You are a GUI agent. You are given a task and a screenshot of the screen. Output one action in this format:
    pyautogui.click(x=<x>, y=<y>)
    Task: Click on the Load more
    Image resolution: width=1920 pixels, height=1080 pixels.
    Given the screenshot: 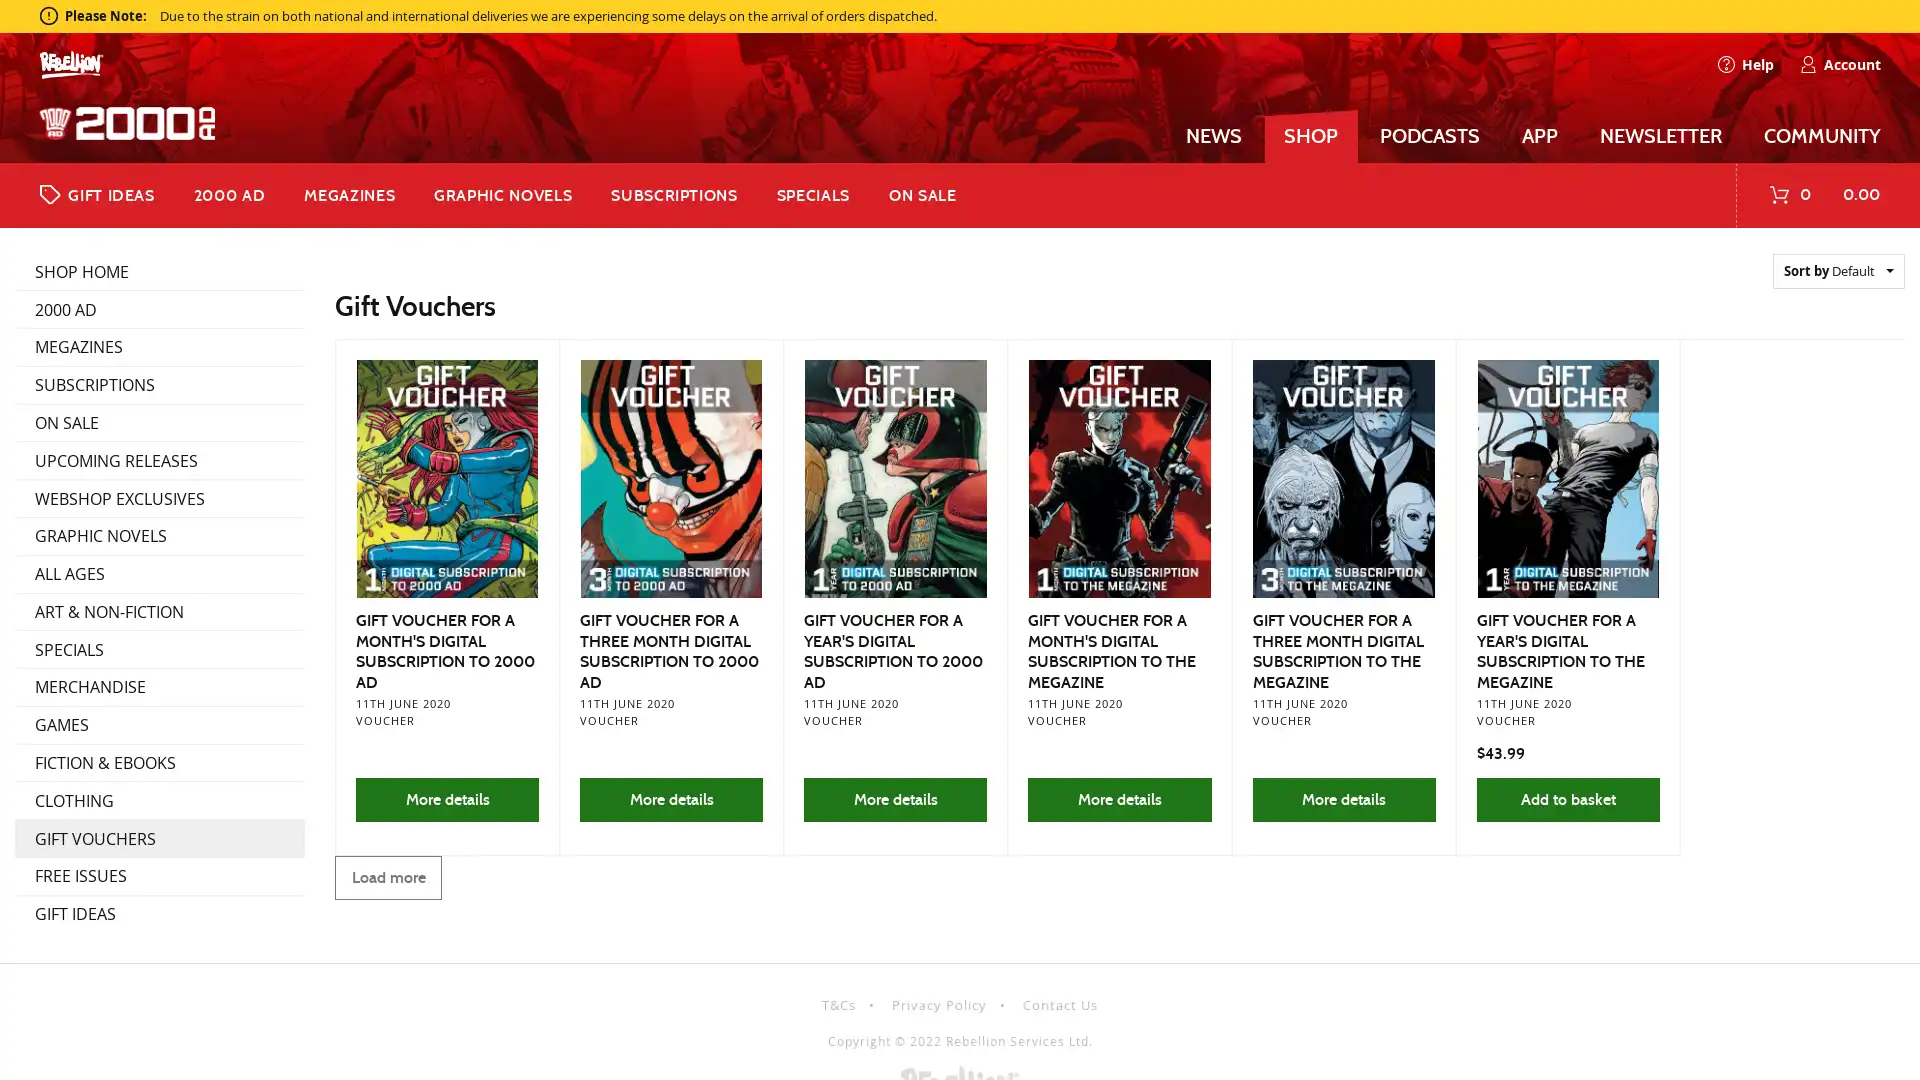 What is the action you would take?
    pyautogui.click(x=388, y=877)
    